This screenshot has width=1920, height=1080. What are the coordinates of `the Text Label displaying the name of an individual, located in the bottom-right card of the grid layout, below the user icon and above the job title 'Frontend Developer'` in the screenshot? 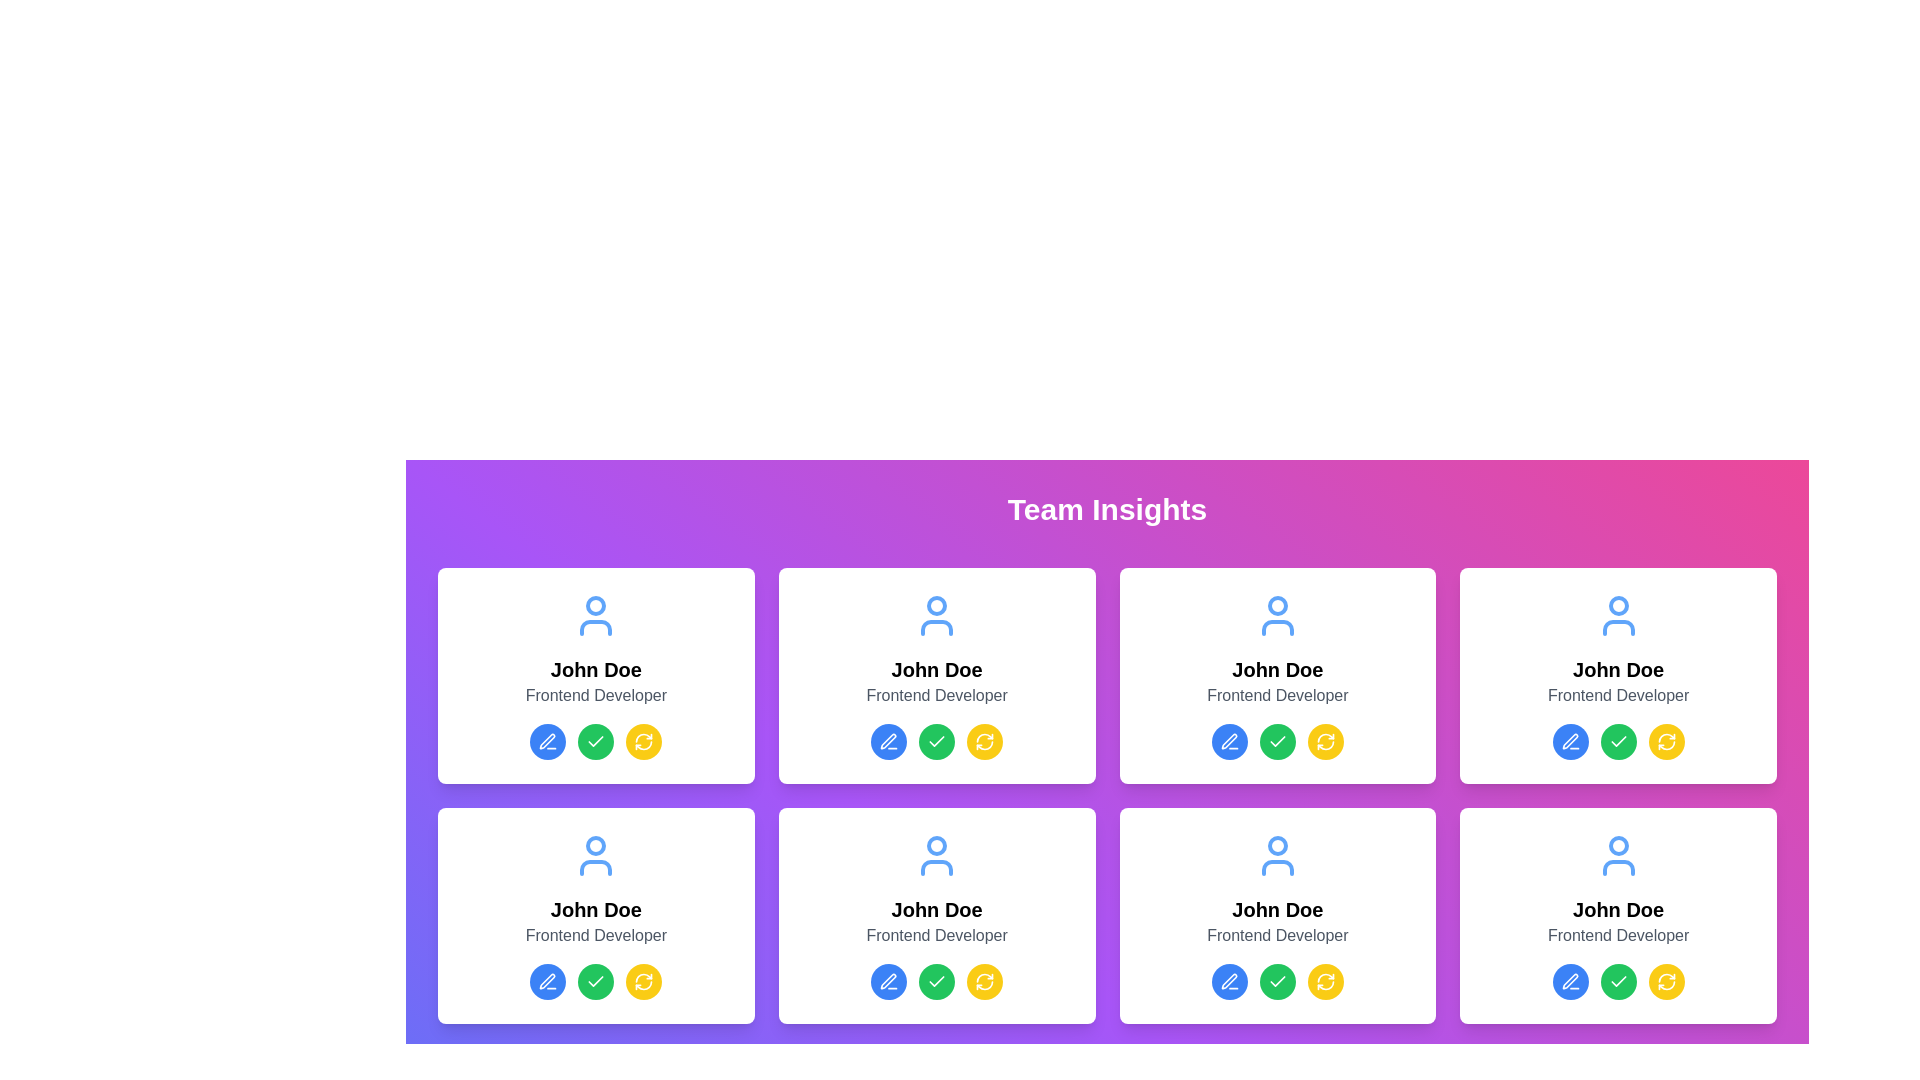 It's located at (1618, 910).